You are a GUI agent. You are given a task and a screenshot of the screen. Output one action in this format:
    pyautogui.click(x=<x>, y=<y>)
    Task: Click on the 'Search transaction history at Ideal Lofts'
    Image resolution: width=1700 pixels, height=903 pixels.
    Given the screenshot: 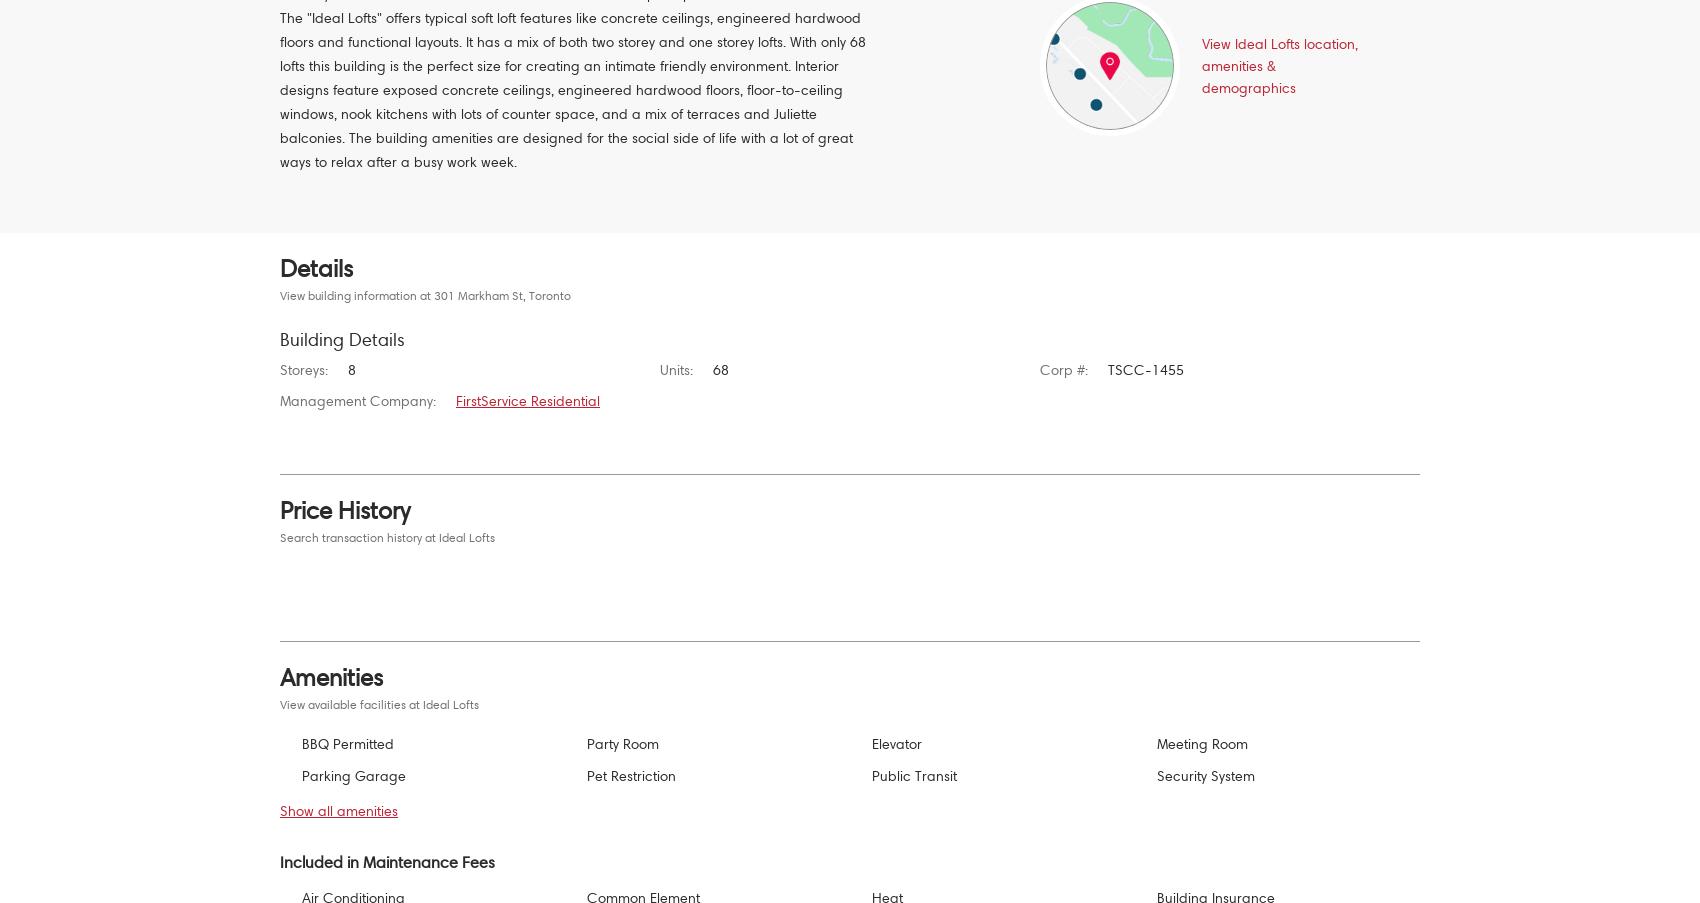 What is the action you would take?
    pyautogui.click(x=386, y=536)
    